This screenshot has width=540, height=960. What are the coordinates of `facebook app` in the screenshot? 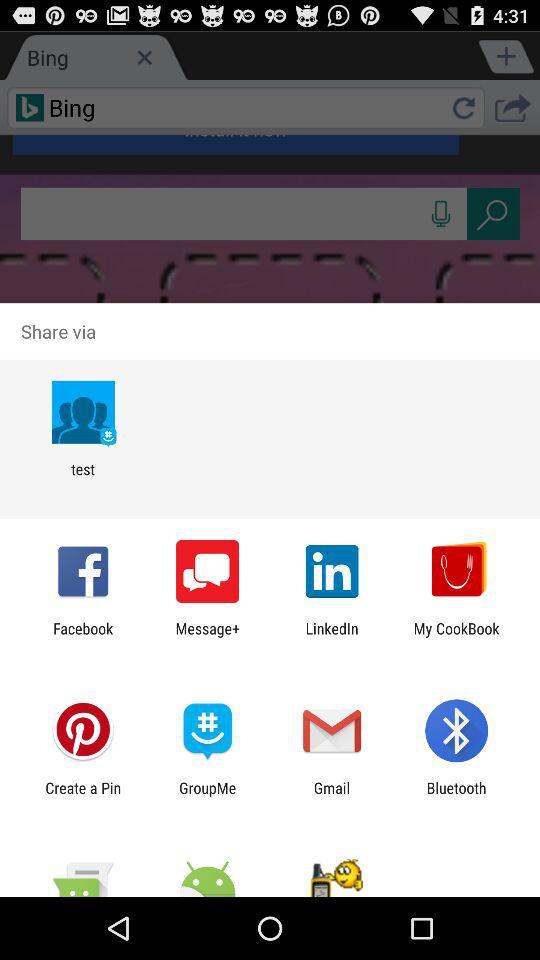 It's located at (82, 636).